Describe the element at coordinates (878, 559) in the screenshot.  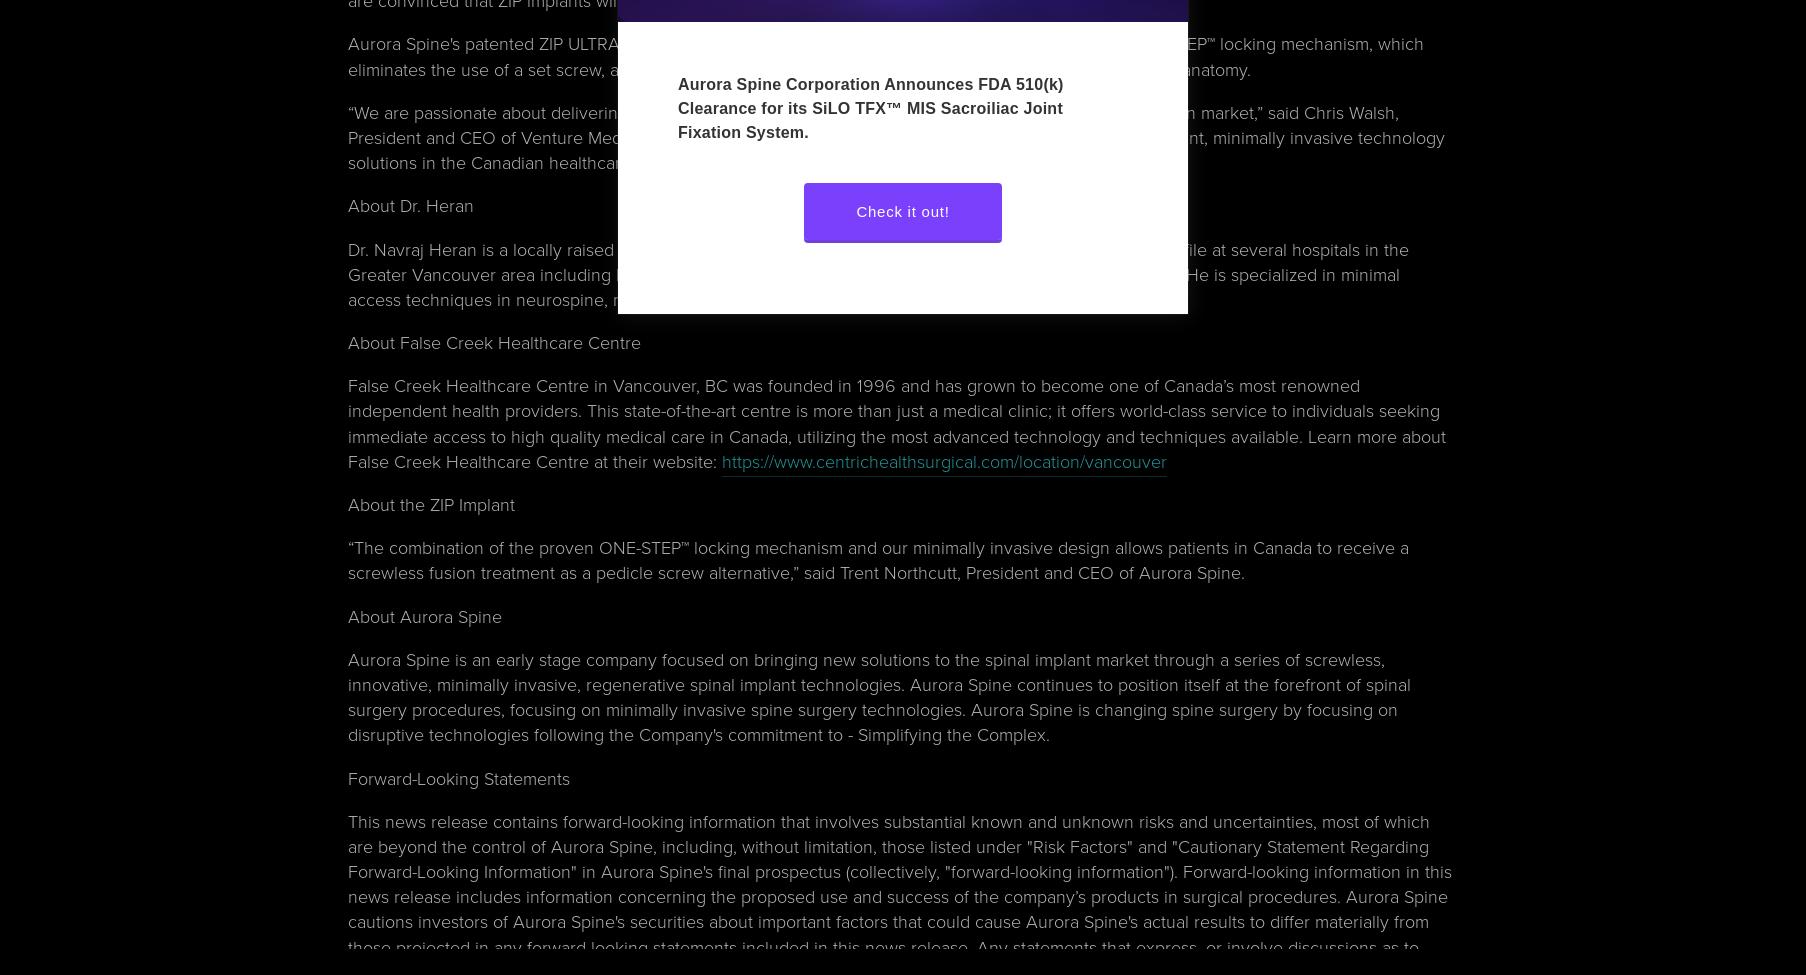
I see `'“The combination of the proven ONE-STEP™ locking mechanism and our minimally invasive design allows patients in Canada to receive a screwless fusion treatment as a pedicle screw alternative,” said Trent Northcutt, President and CEO of Aurora Spine.'` at that location.